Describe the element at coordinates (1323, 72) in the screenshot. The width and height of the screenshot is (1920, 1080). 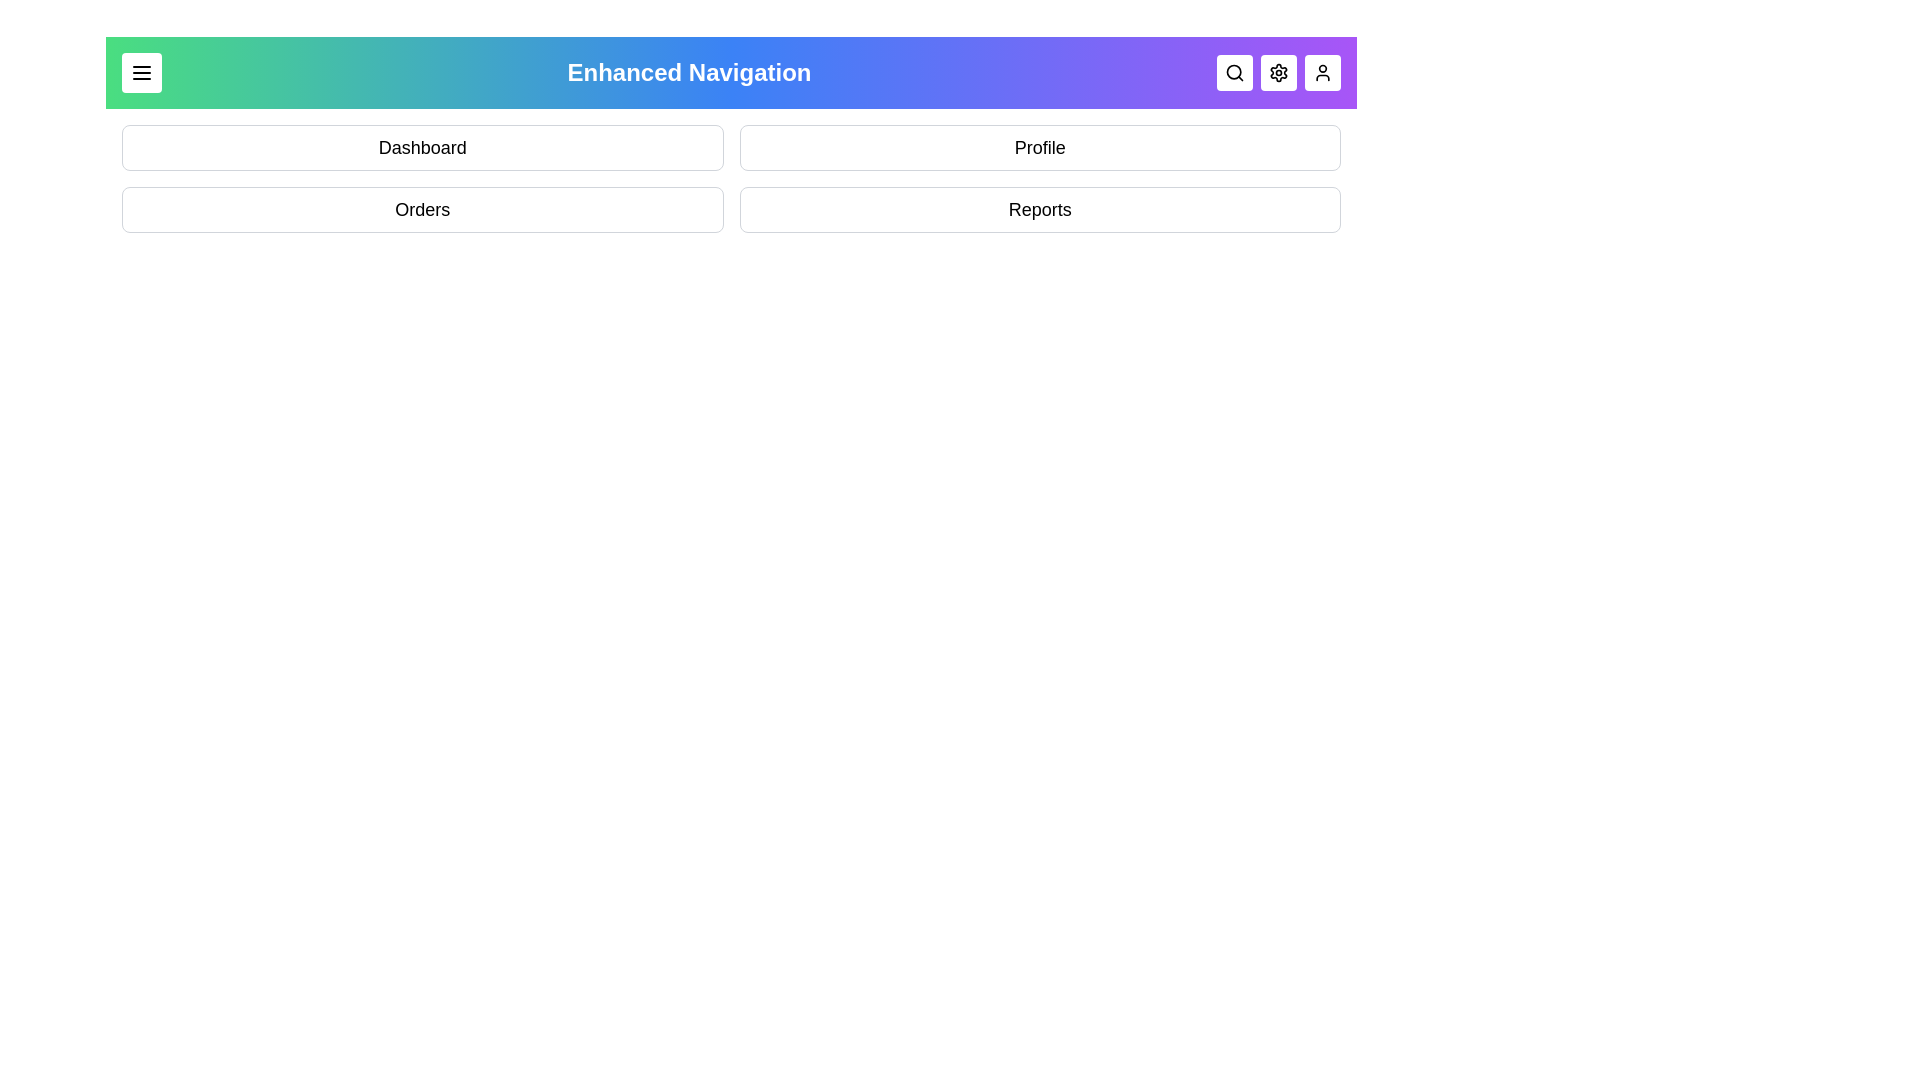
I see `the user profile button` at that location.